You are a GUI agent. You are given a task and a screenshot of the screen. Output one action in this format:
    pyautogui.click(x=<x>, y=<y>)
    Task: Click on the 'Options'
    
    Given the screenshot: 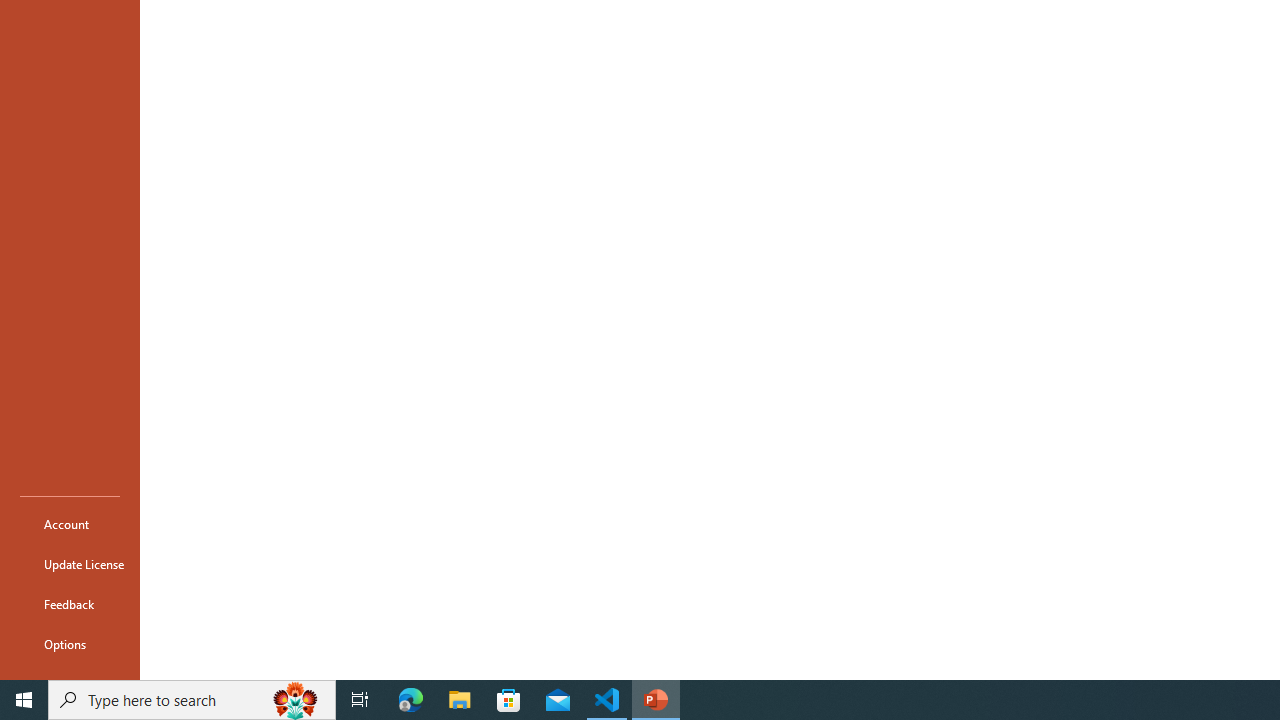 What is the action you would take?
    pyautogui.click(x=69, y=644)
    